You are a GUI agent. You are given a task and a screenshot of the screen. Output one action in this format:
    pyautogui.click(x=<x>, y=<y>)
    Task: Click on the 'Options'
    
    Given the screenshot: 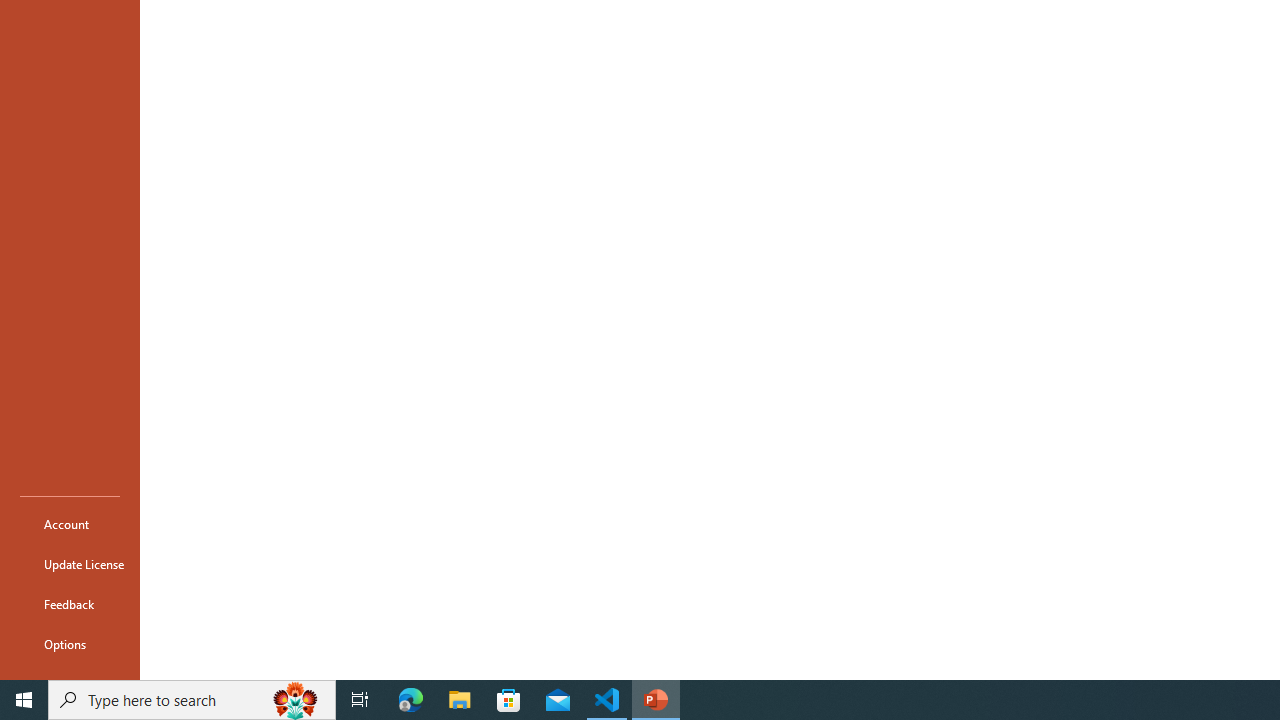 What is the action you would take?
    pyautogui.click(x=69, y=644)
    